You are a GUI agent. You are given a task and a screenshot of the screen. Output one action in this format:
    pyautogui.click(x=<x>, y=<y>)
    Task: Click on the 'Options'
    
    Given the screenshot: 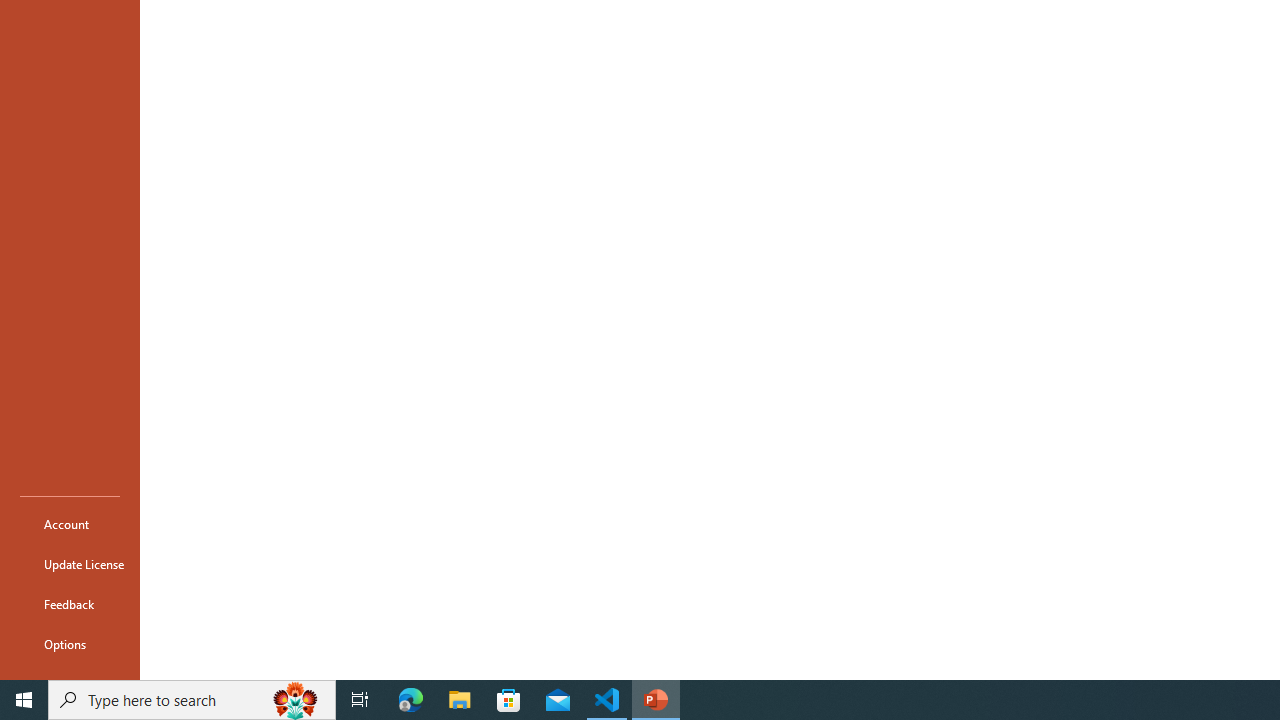 What is the action you would take?
    pyautogui.click(x=69, y=644)
    